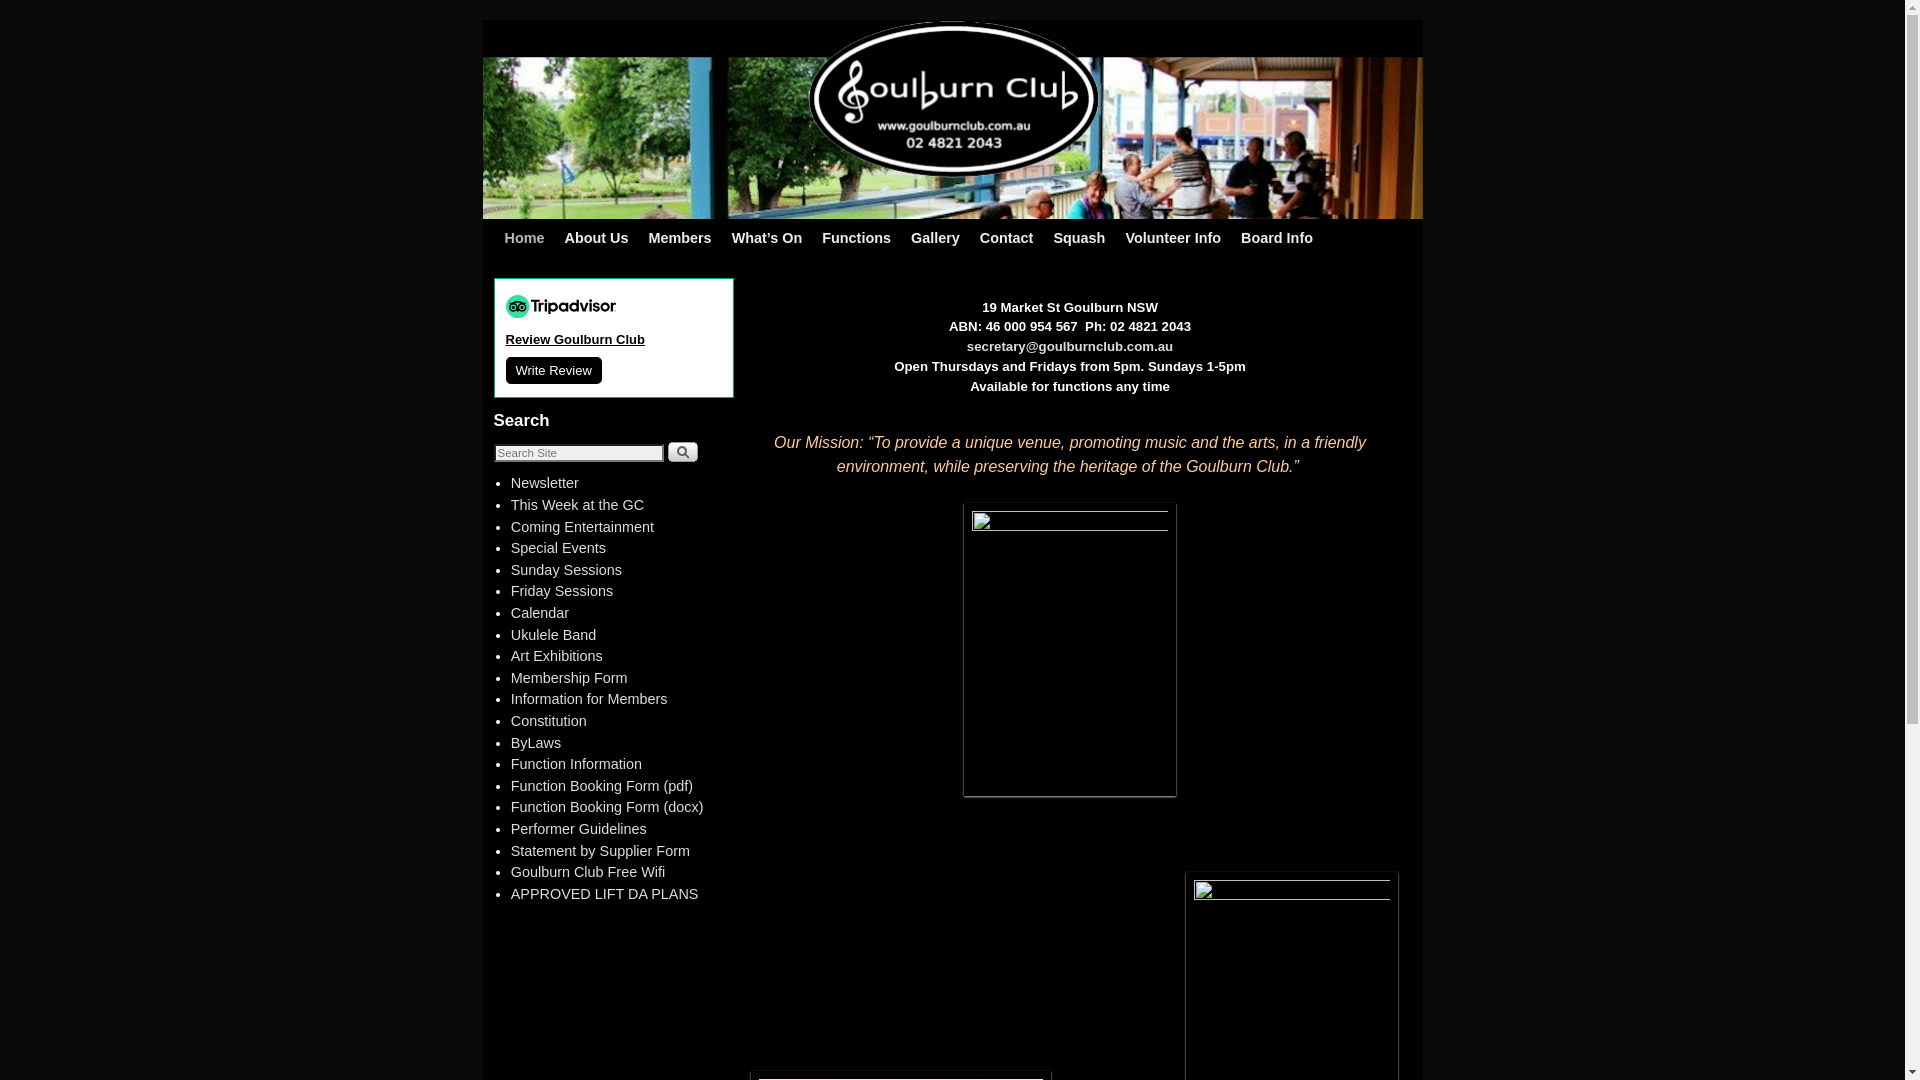 Image resolution: width=1920 pixels, height=1080 pixels. What do you see at coordinates (1007, 237) in the screenshot?
I see `'Contact'` at bounding box center [1007, 237].